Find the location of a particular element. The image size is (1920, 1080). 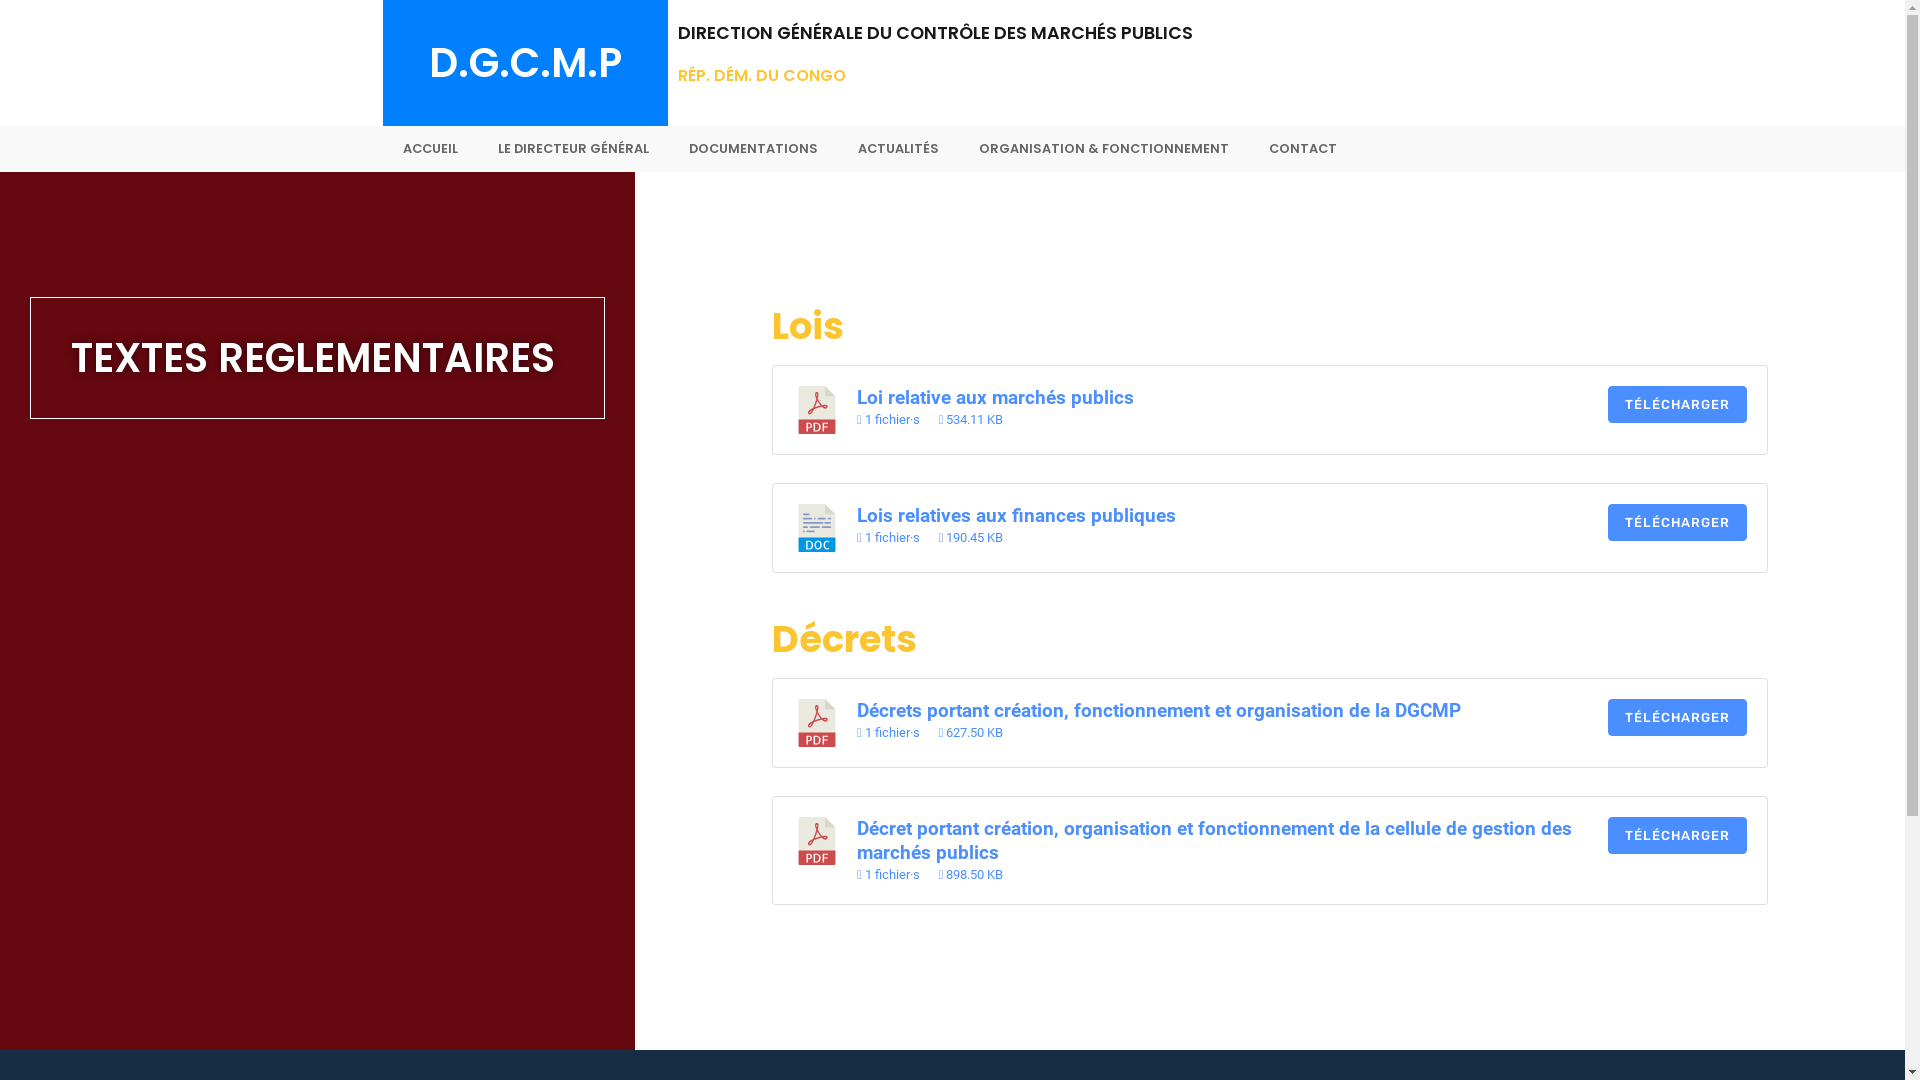

'D.G.C.M.P' is located at coordinates (426, 61).